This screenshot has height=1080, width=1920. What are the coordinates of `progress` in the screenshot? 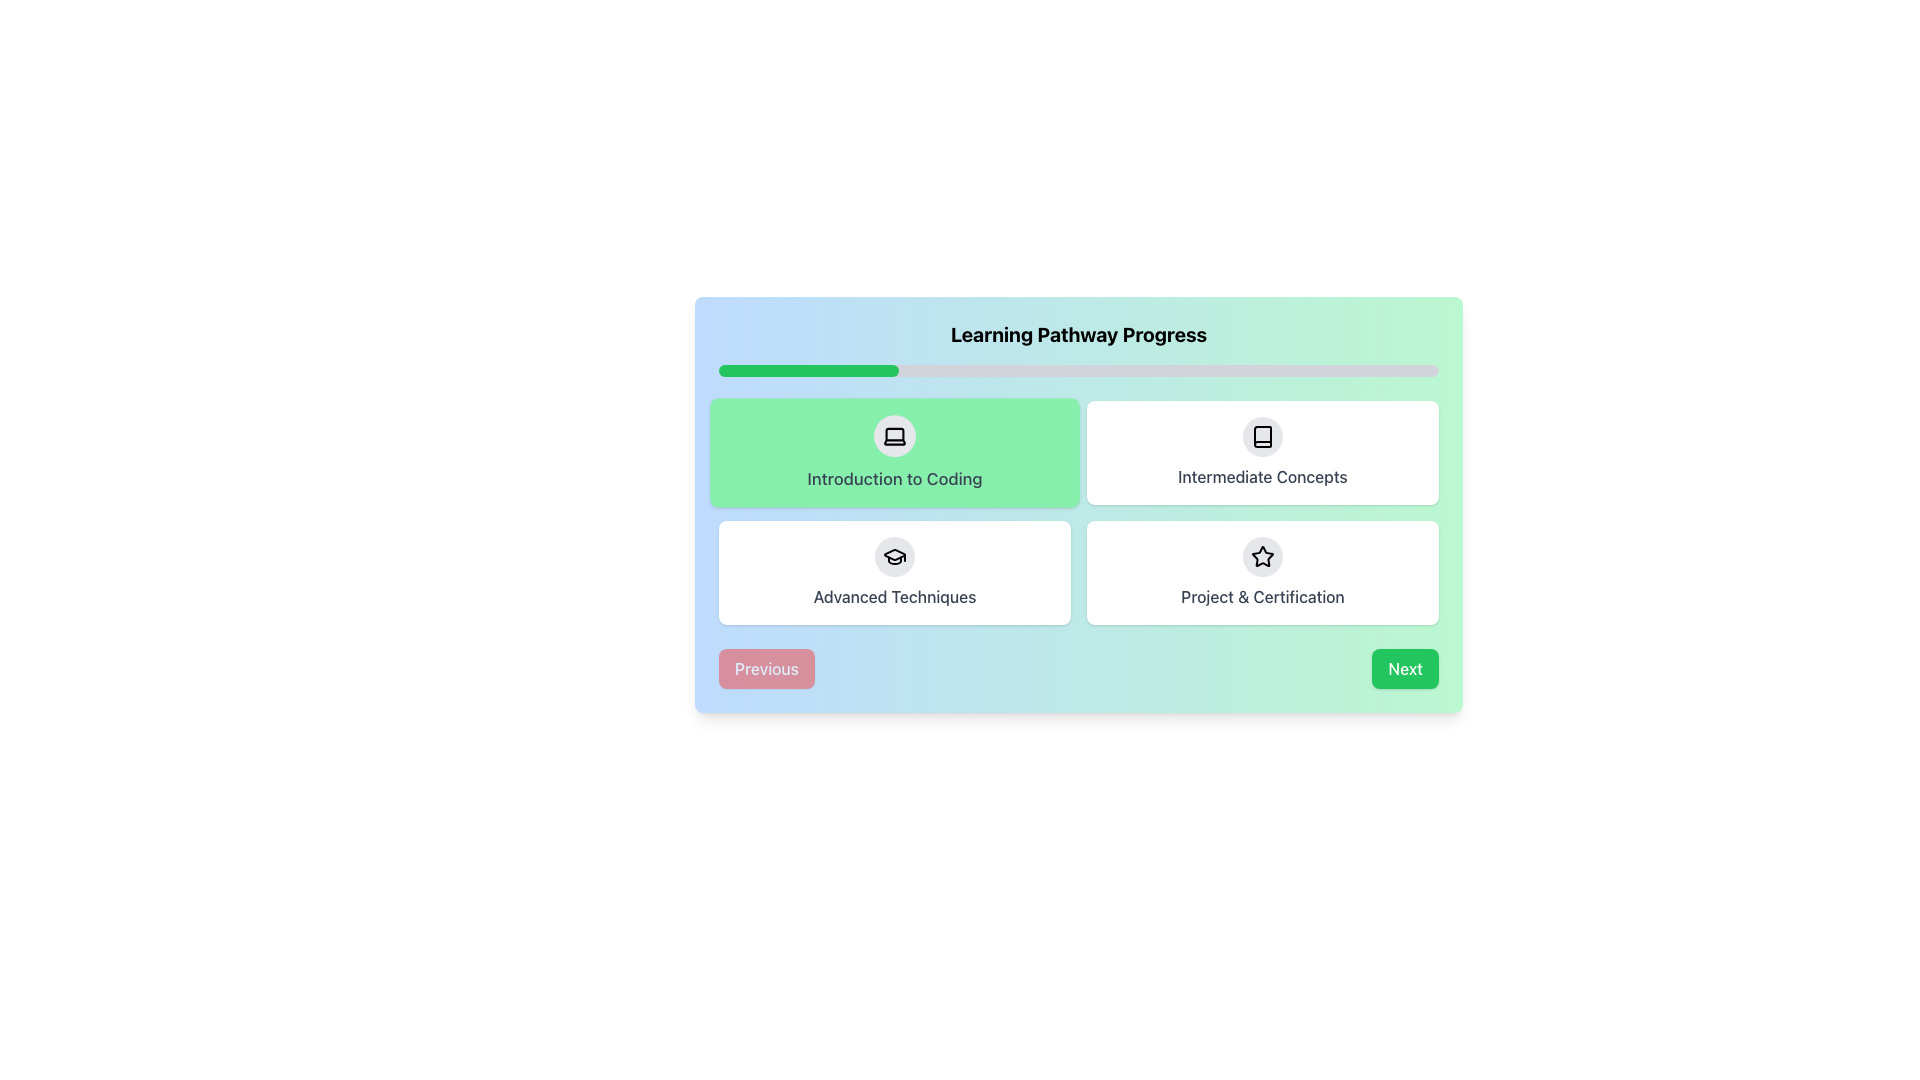 It's located at (963, 370).